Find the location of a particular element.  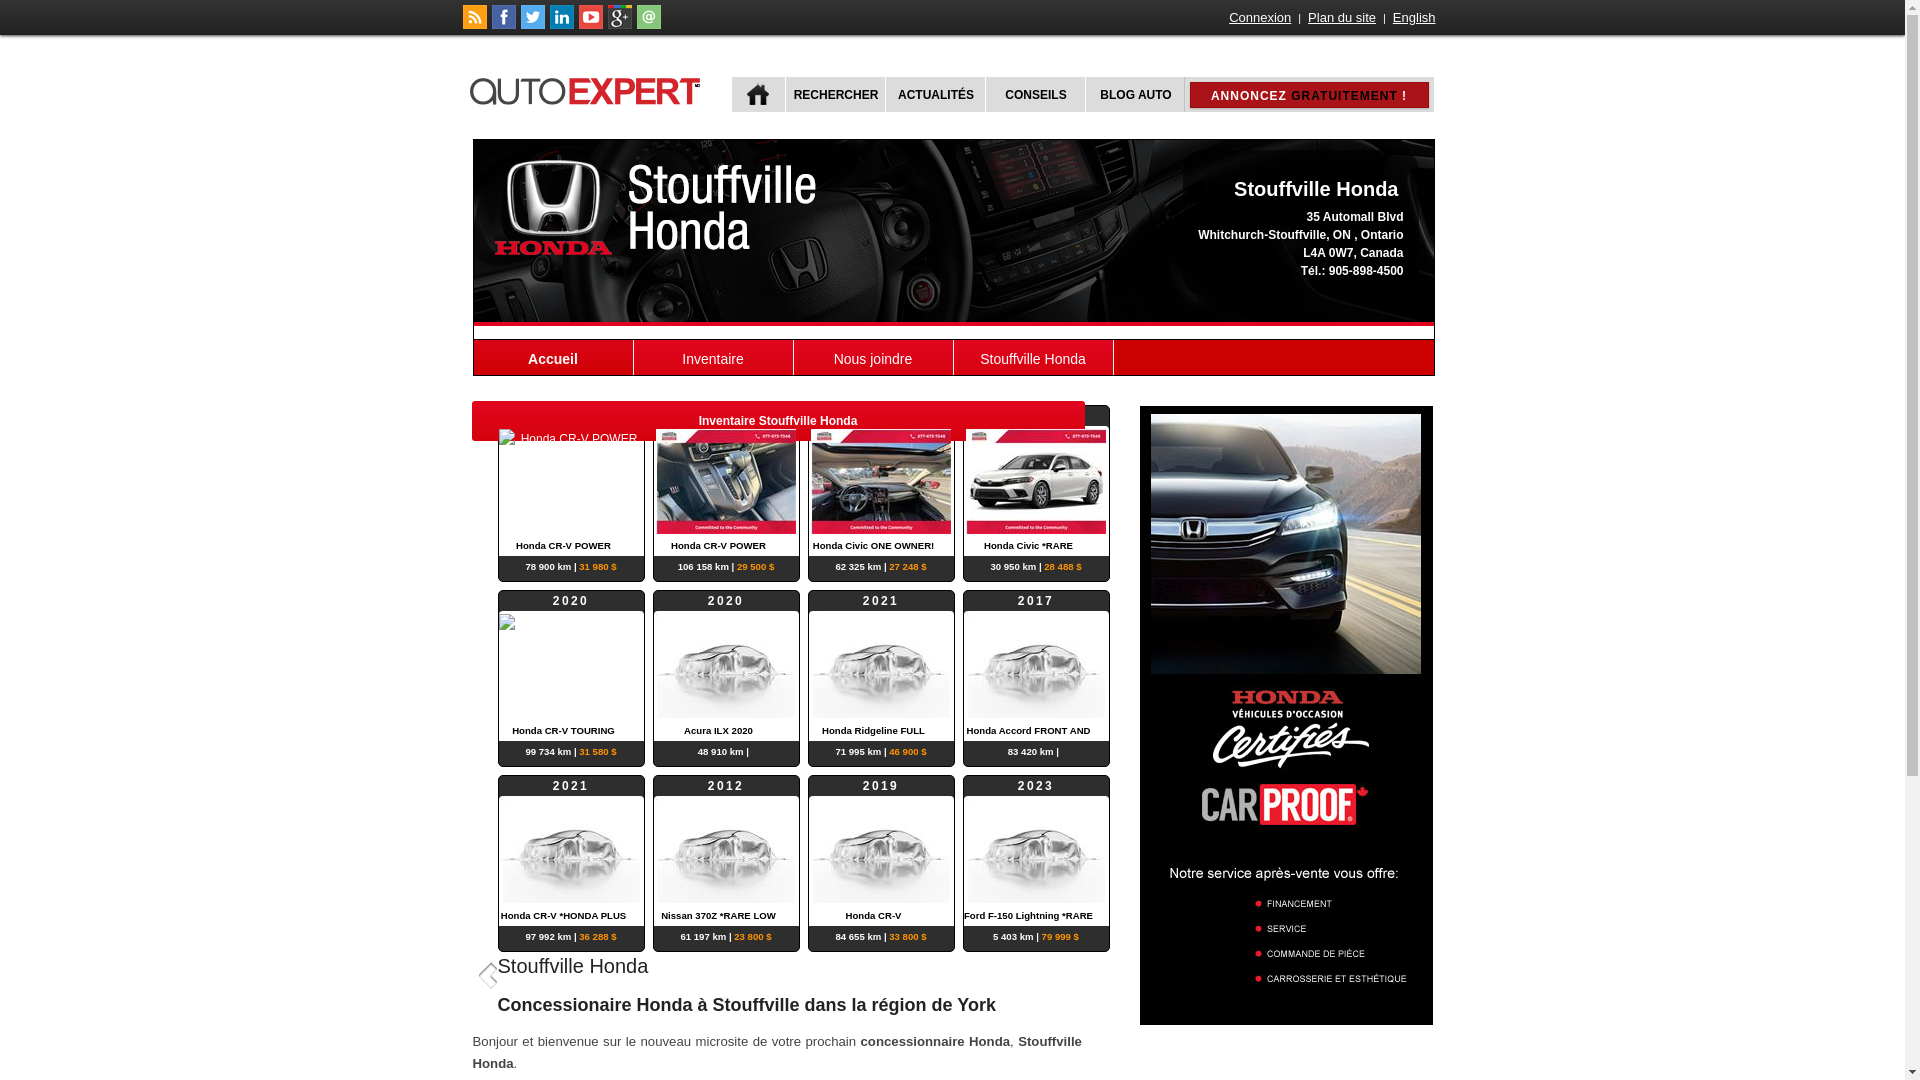

'Suivez Publications Le Guide Inc. sur LinkedIn' is located at coordinates (550, 24).